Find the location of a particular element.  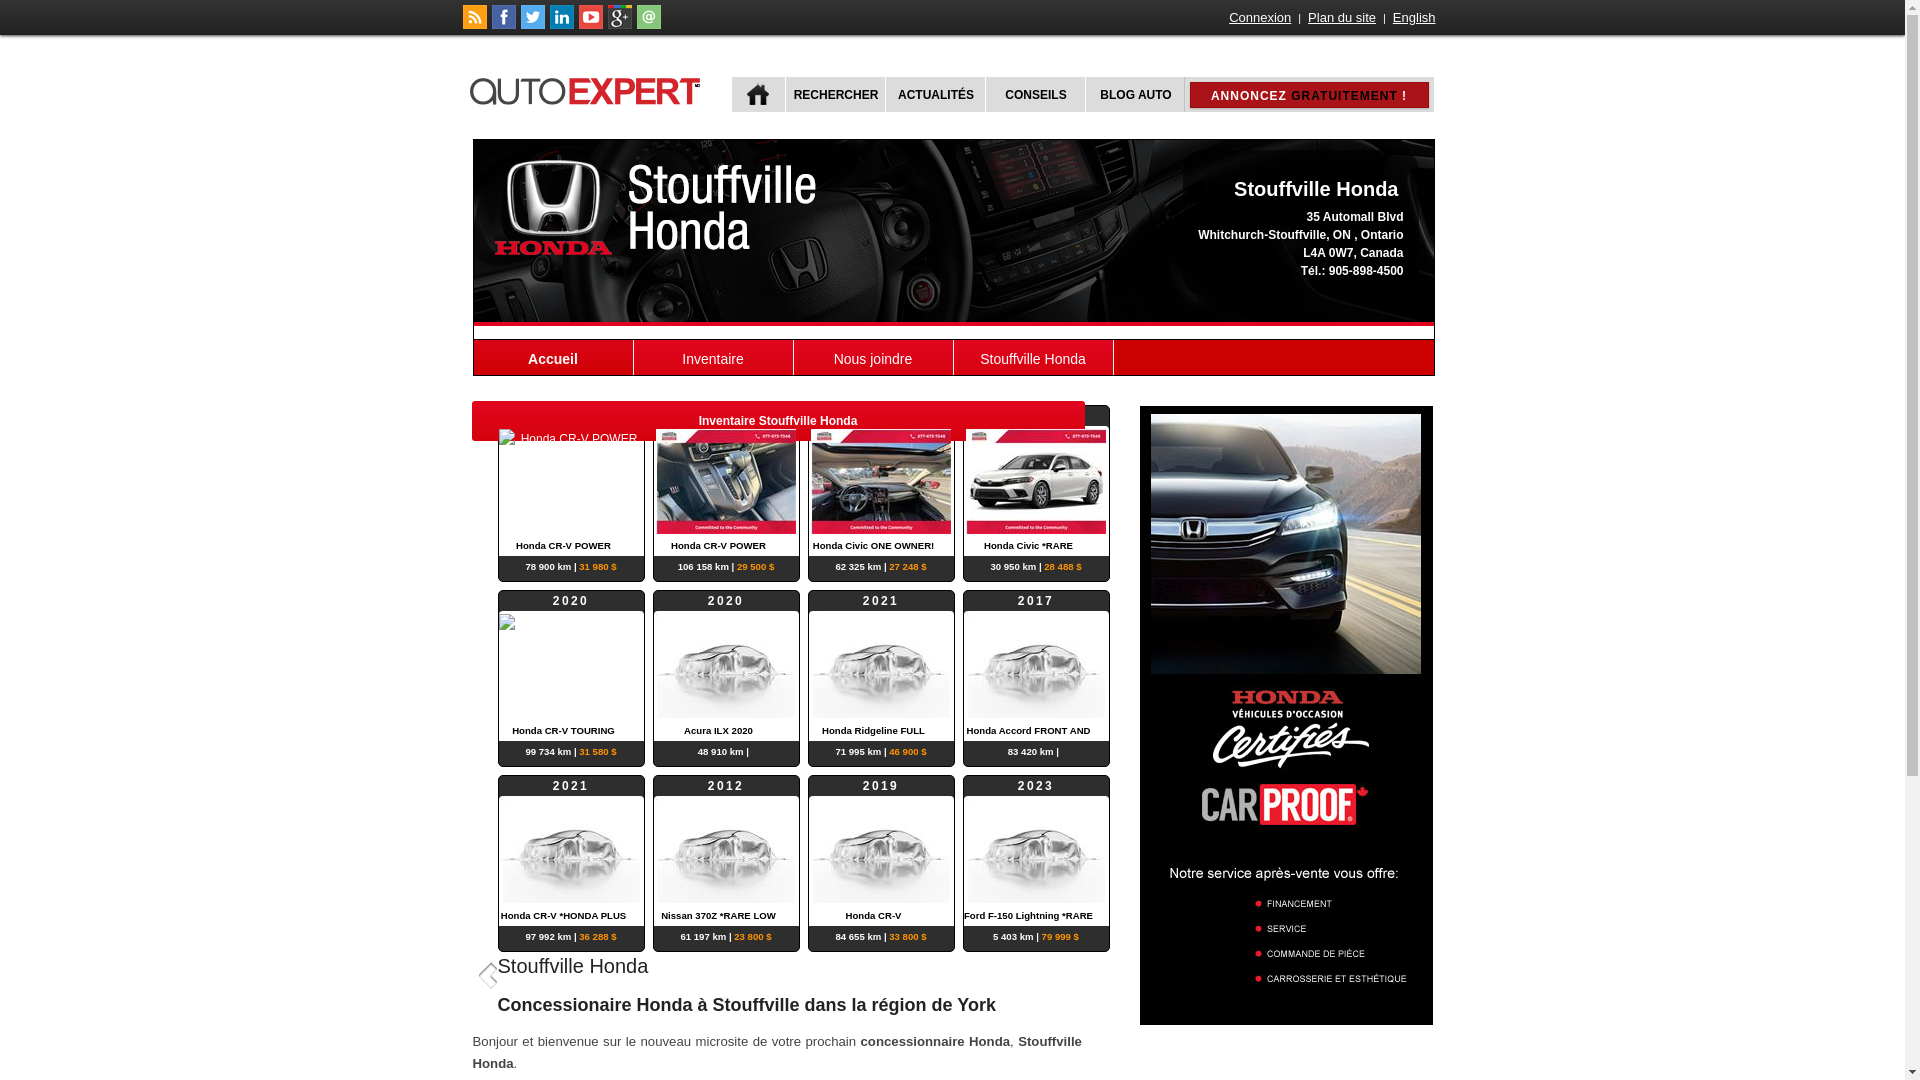

'Suivez Publications Le Guide Inc. sur LinkedIn' is located at coordinates (550, 24).